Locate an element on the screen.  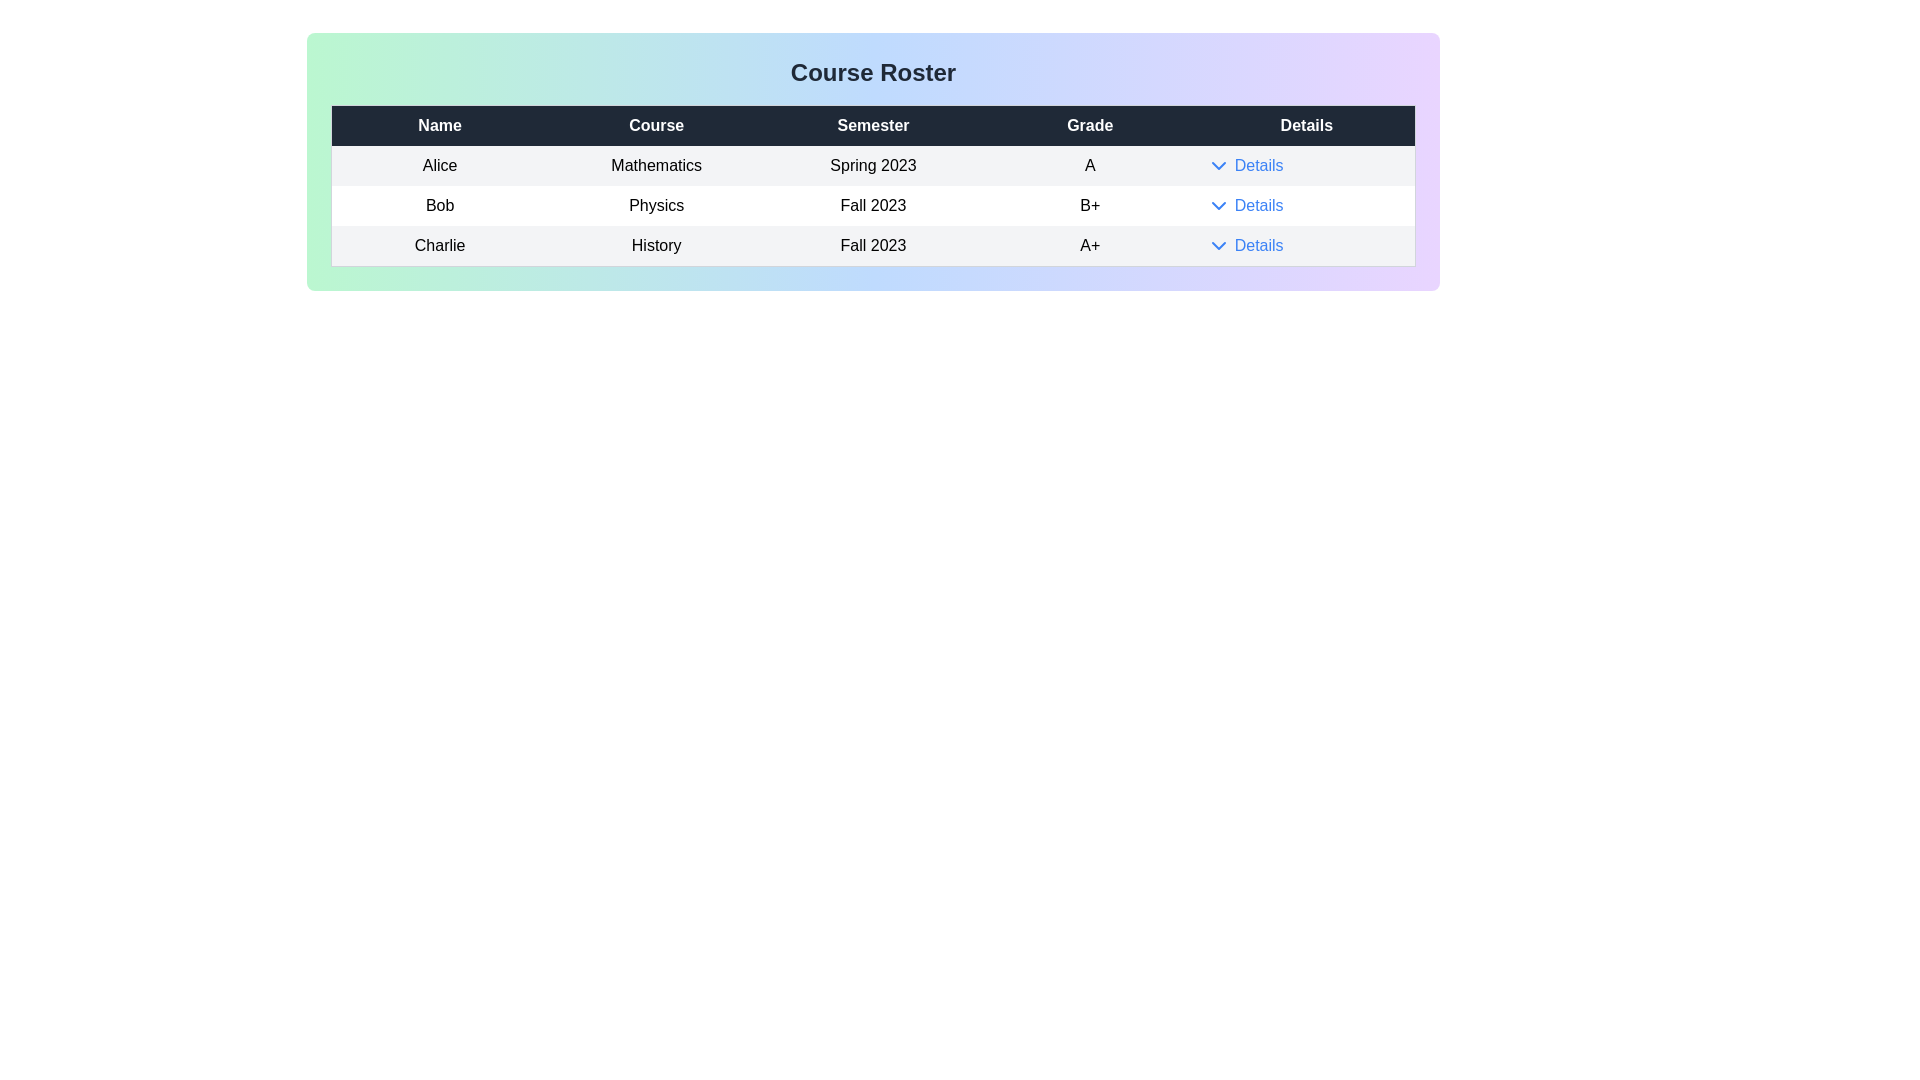
the 'Details' button with a downward arrow icon located in the rightmost column of the last row of the table representing 'Charlie,' 'History,' 'Fall 2023,' and 'A+' is located at coordinates (1307, 245).